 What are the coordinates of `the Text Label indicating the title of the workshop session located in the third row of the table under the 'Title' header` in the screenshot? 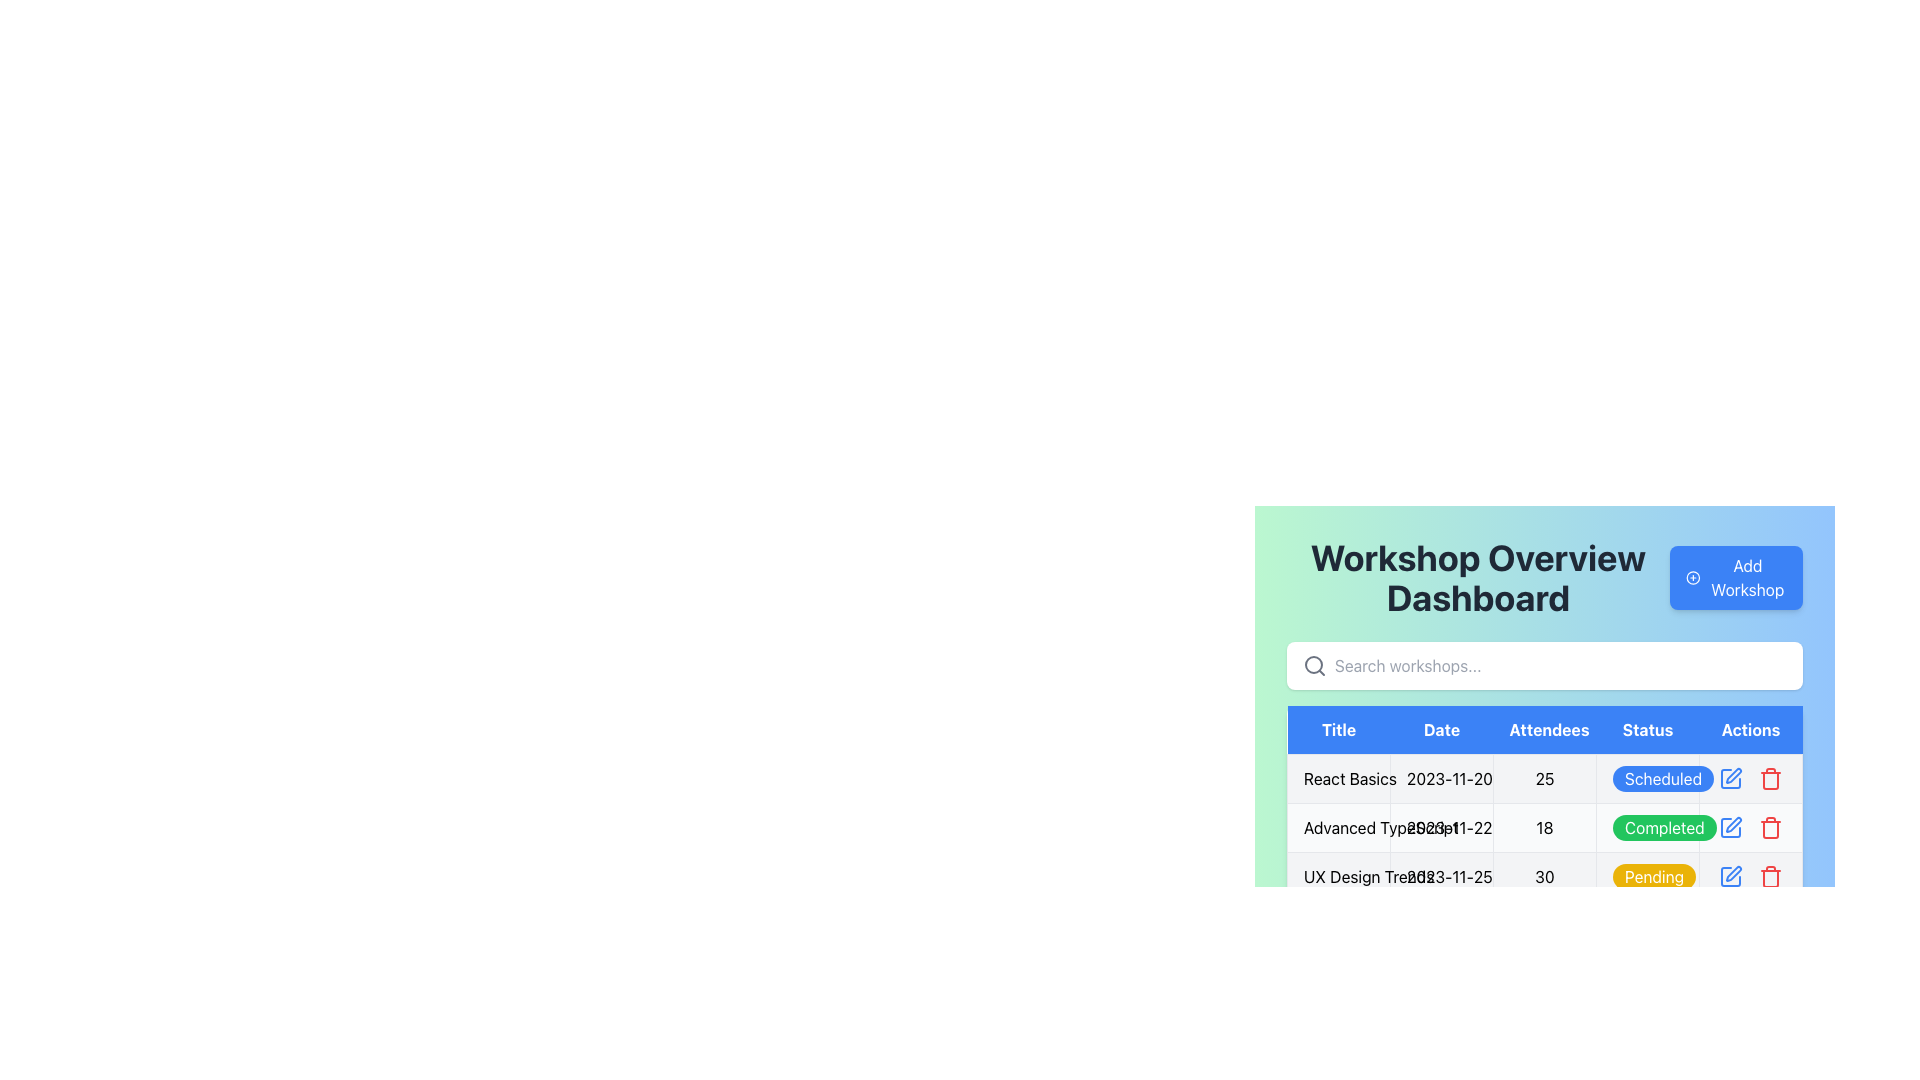 It's located at (1339, 875).